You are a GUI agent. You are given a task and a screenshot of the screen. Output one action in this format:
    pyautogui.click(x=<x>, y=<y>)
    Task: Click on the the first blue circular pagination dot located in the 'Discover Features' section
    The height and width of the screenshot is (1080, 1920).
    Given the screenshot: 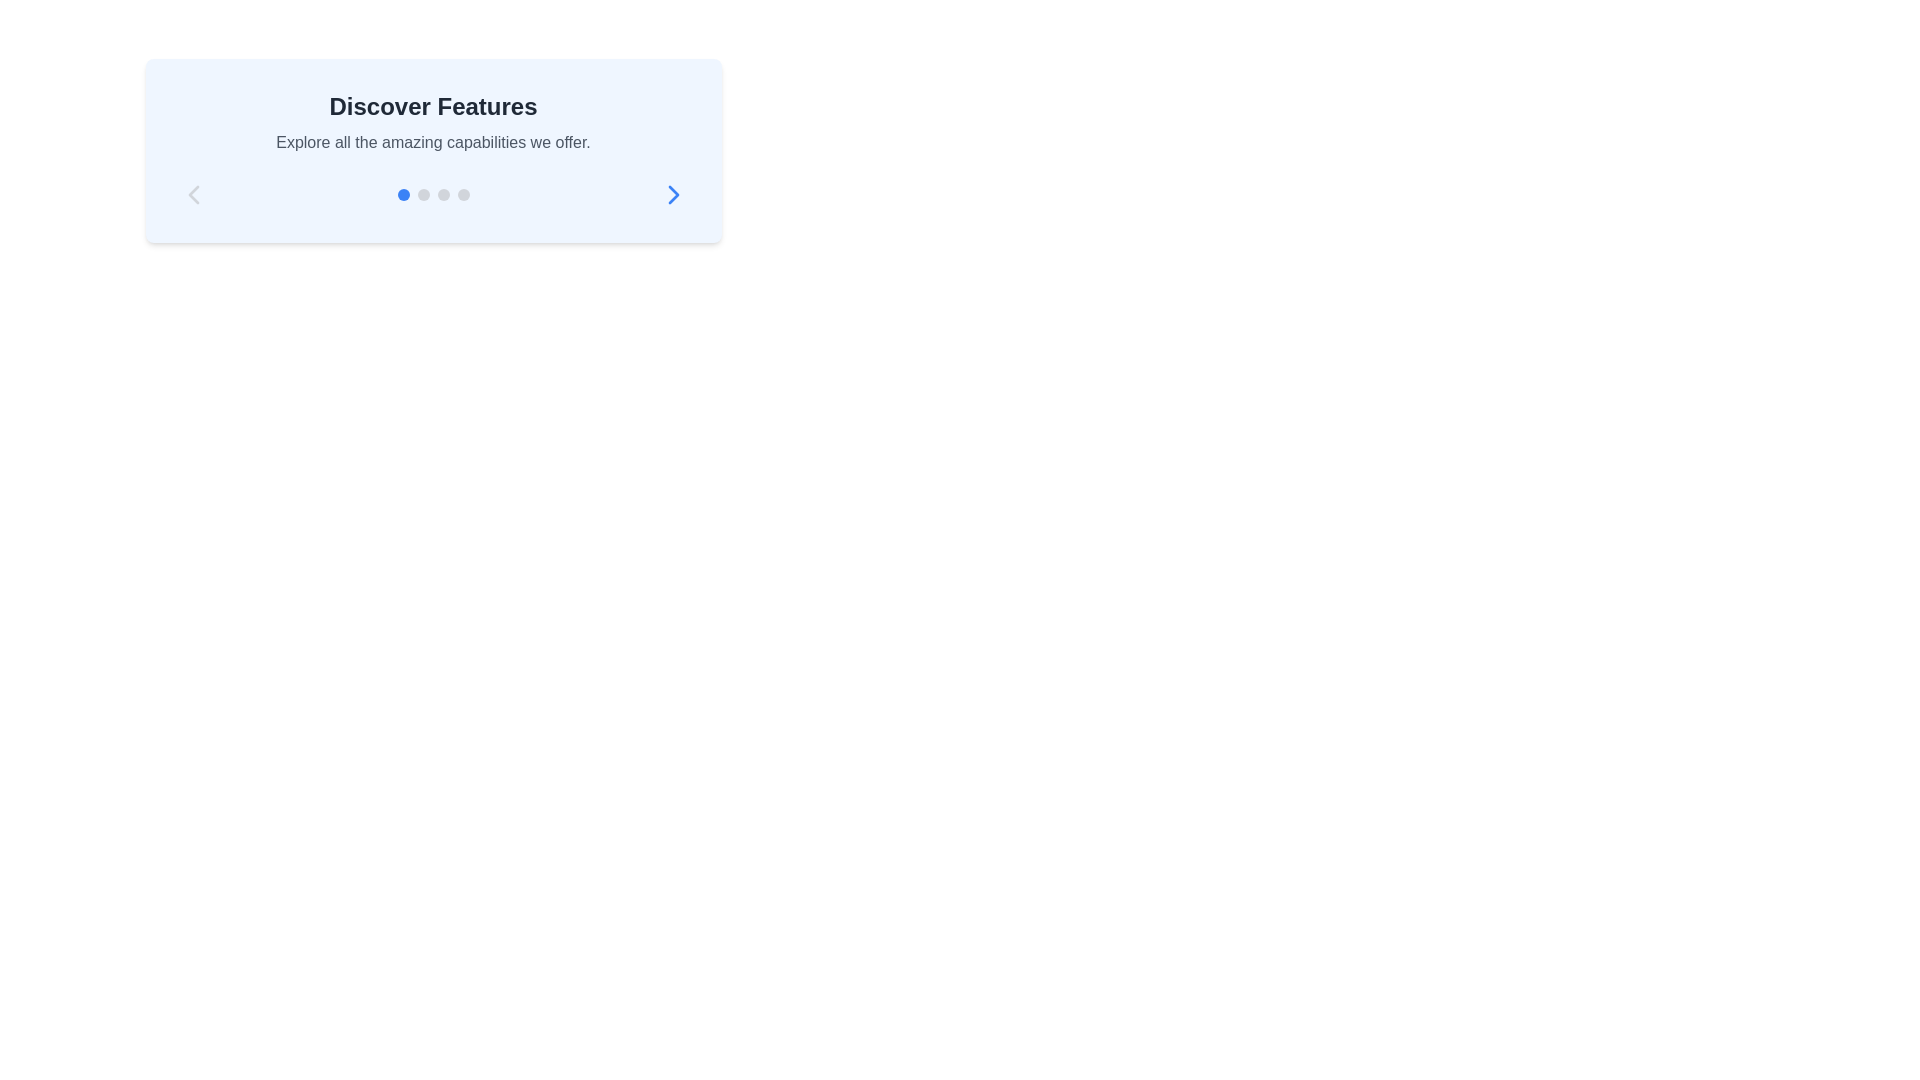 What is the action you would take?
    pyautogui.click(x=402, y=195)
    